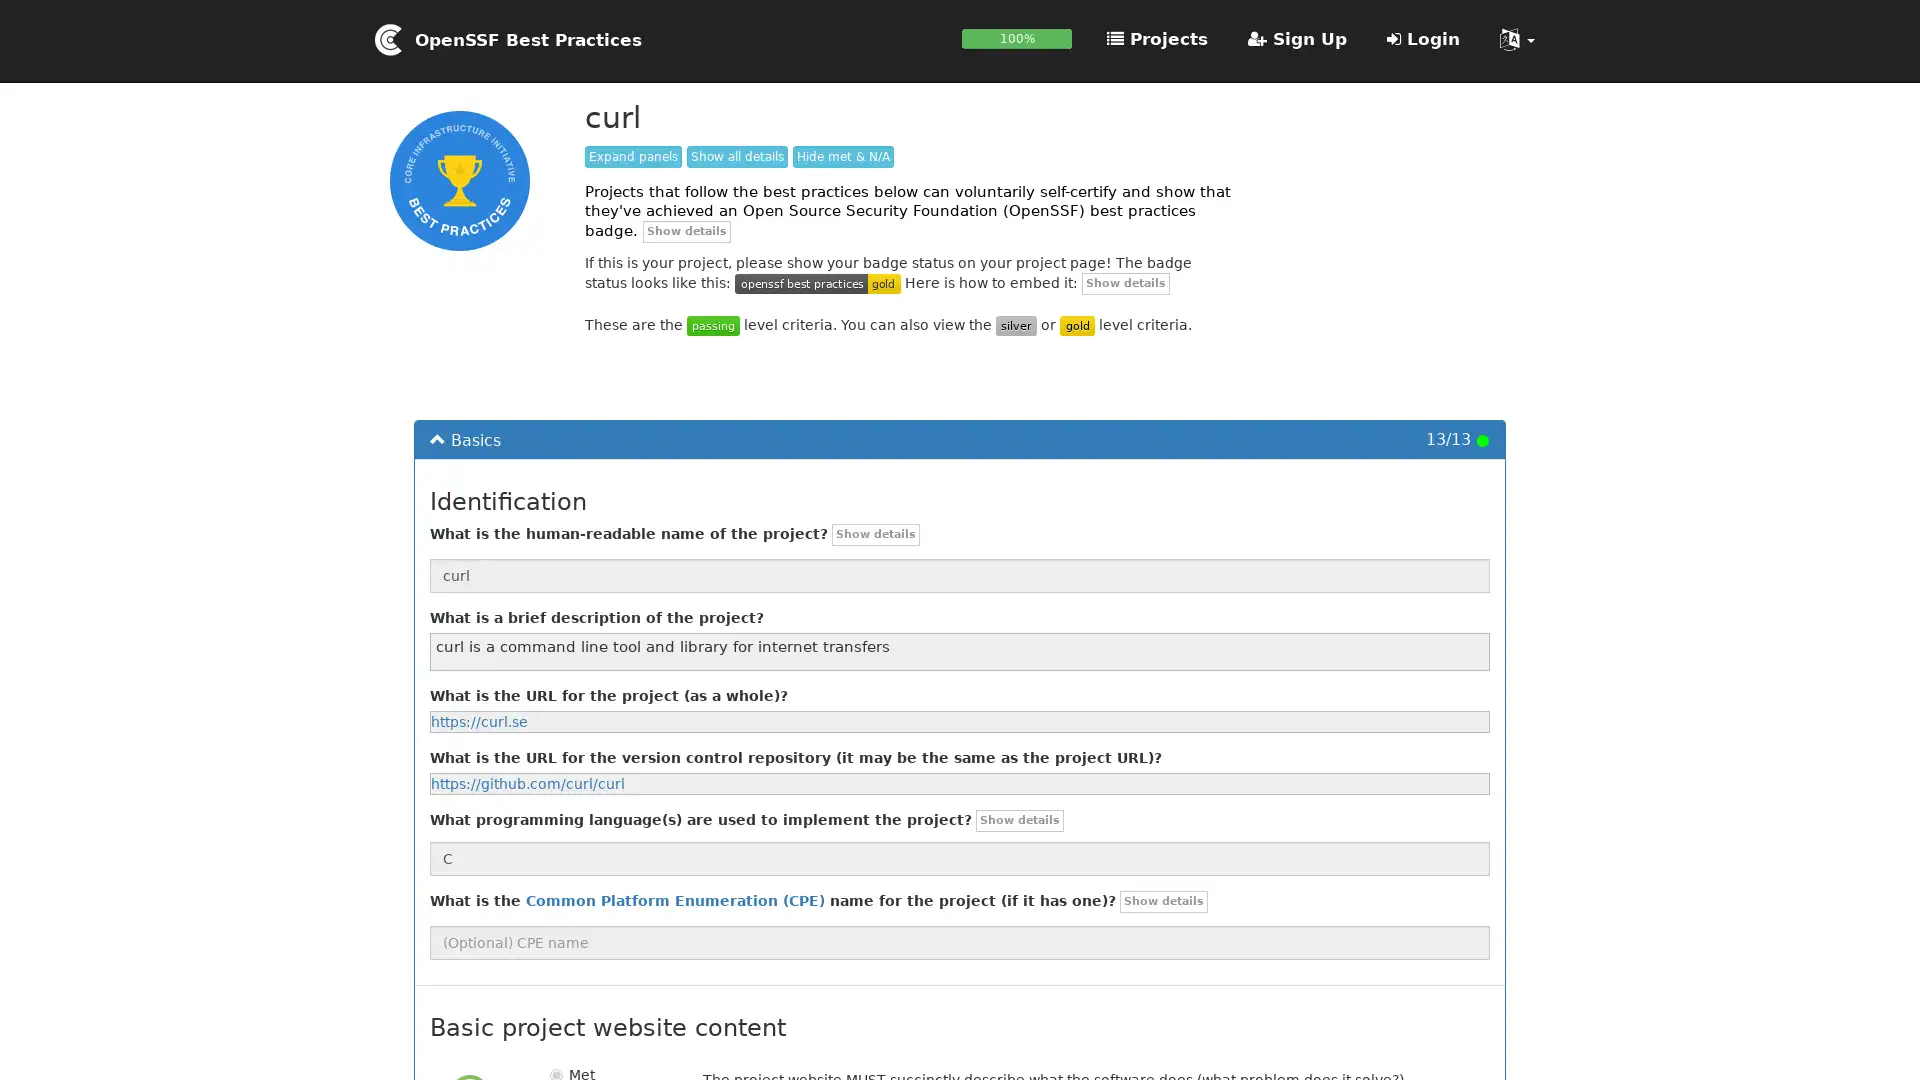 The width and height of the screenshot is (1920, 1080). I want to click on Show details, so click(1126, 282).